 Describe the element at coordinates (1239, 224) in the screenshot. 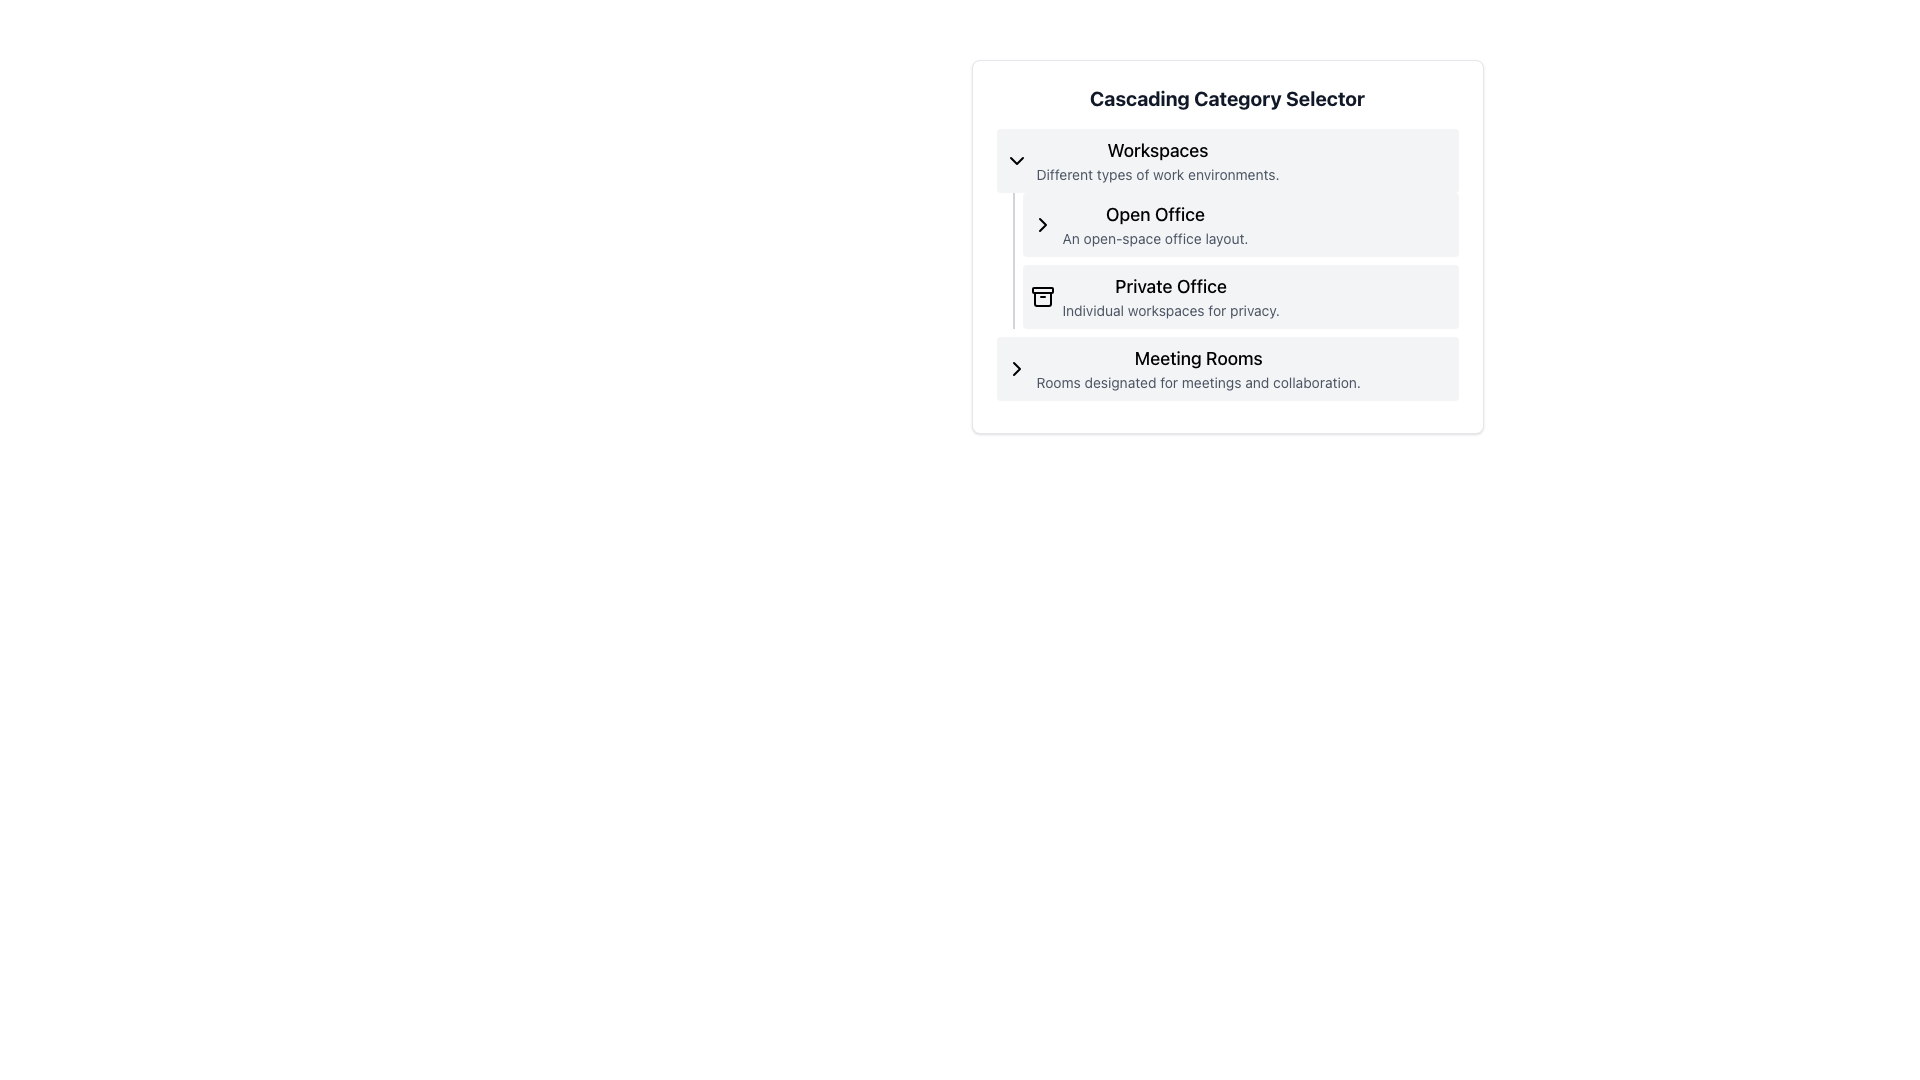

I see `the 'Open Office' option card located within the 'Workspaces' group` at that location.